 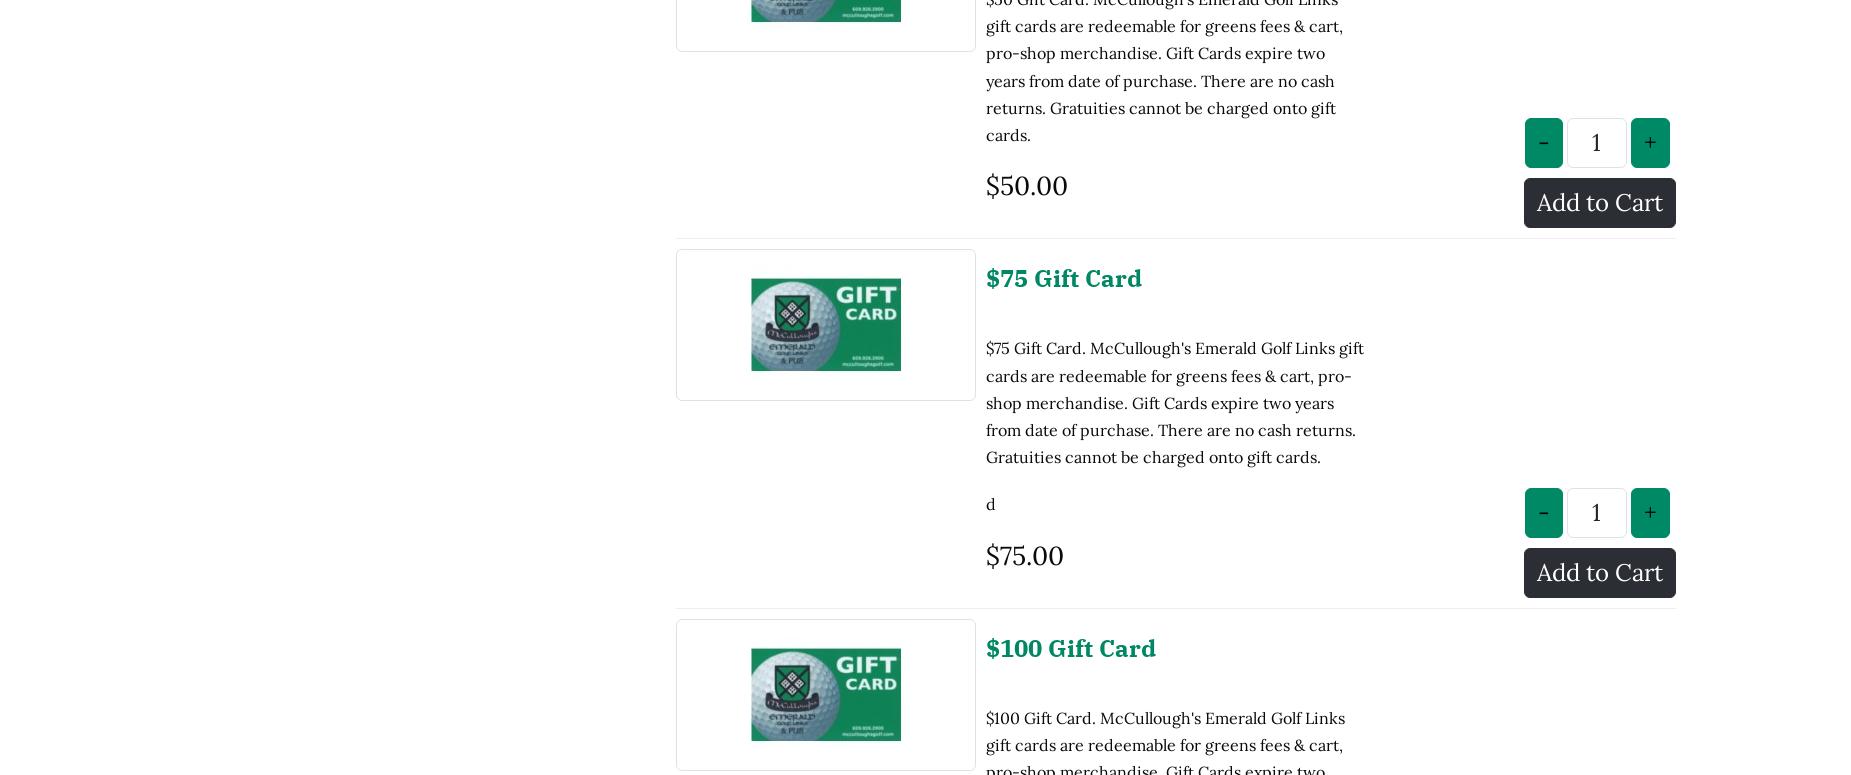 What do you see at coordinates (996, 734) in the screenshot?
I see `'d d'` at bounding box center [996, 734].